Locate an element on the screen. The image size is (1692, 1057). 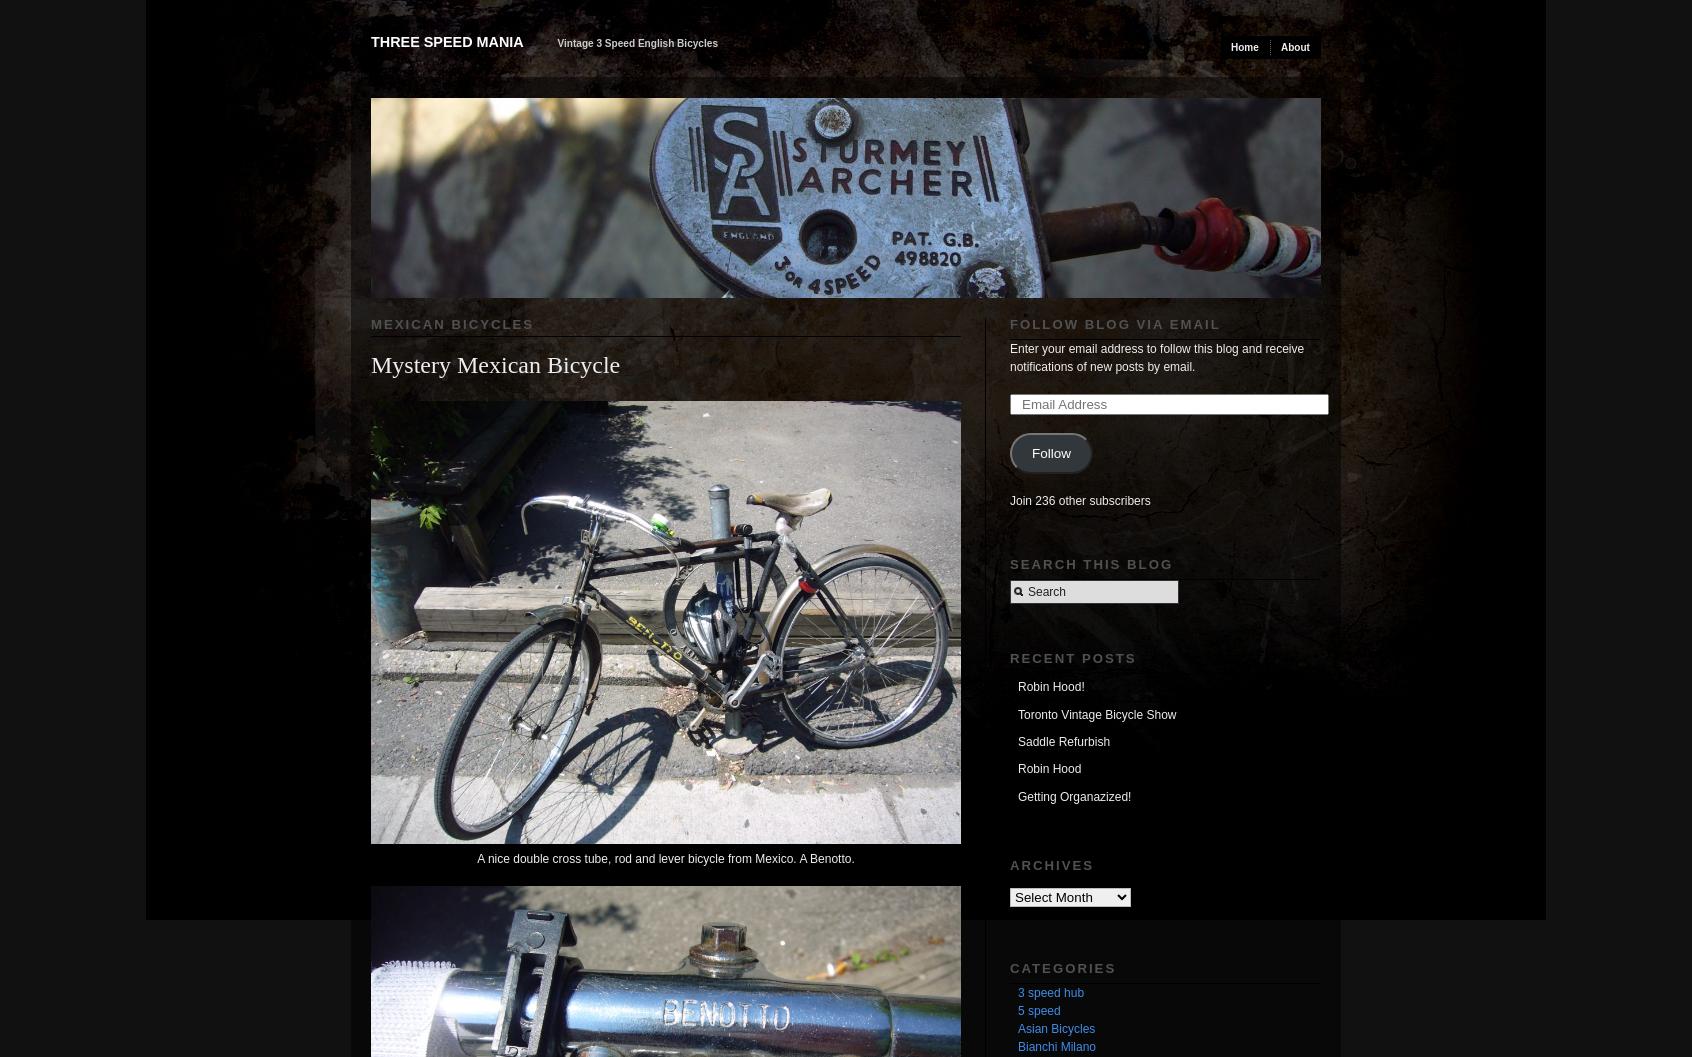
'Enter your email address to follow this blog and receive notifications of new posts by email.' is located at coordinates (1008, 358).